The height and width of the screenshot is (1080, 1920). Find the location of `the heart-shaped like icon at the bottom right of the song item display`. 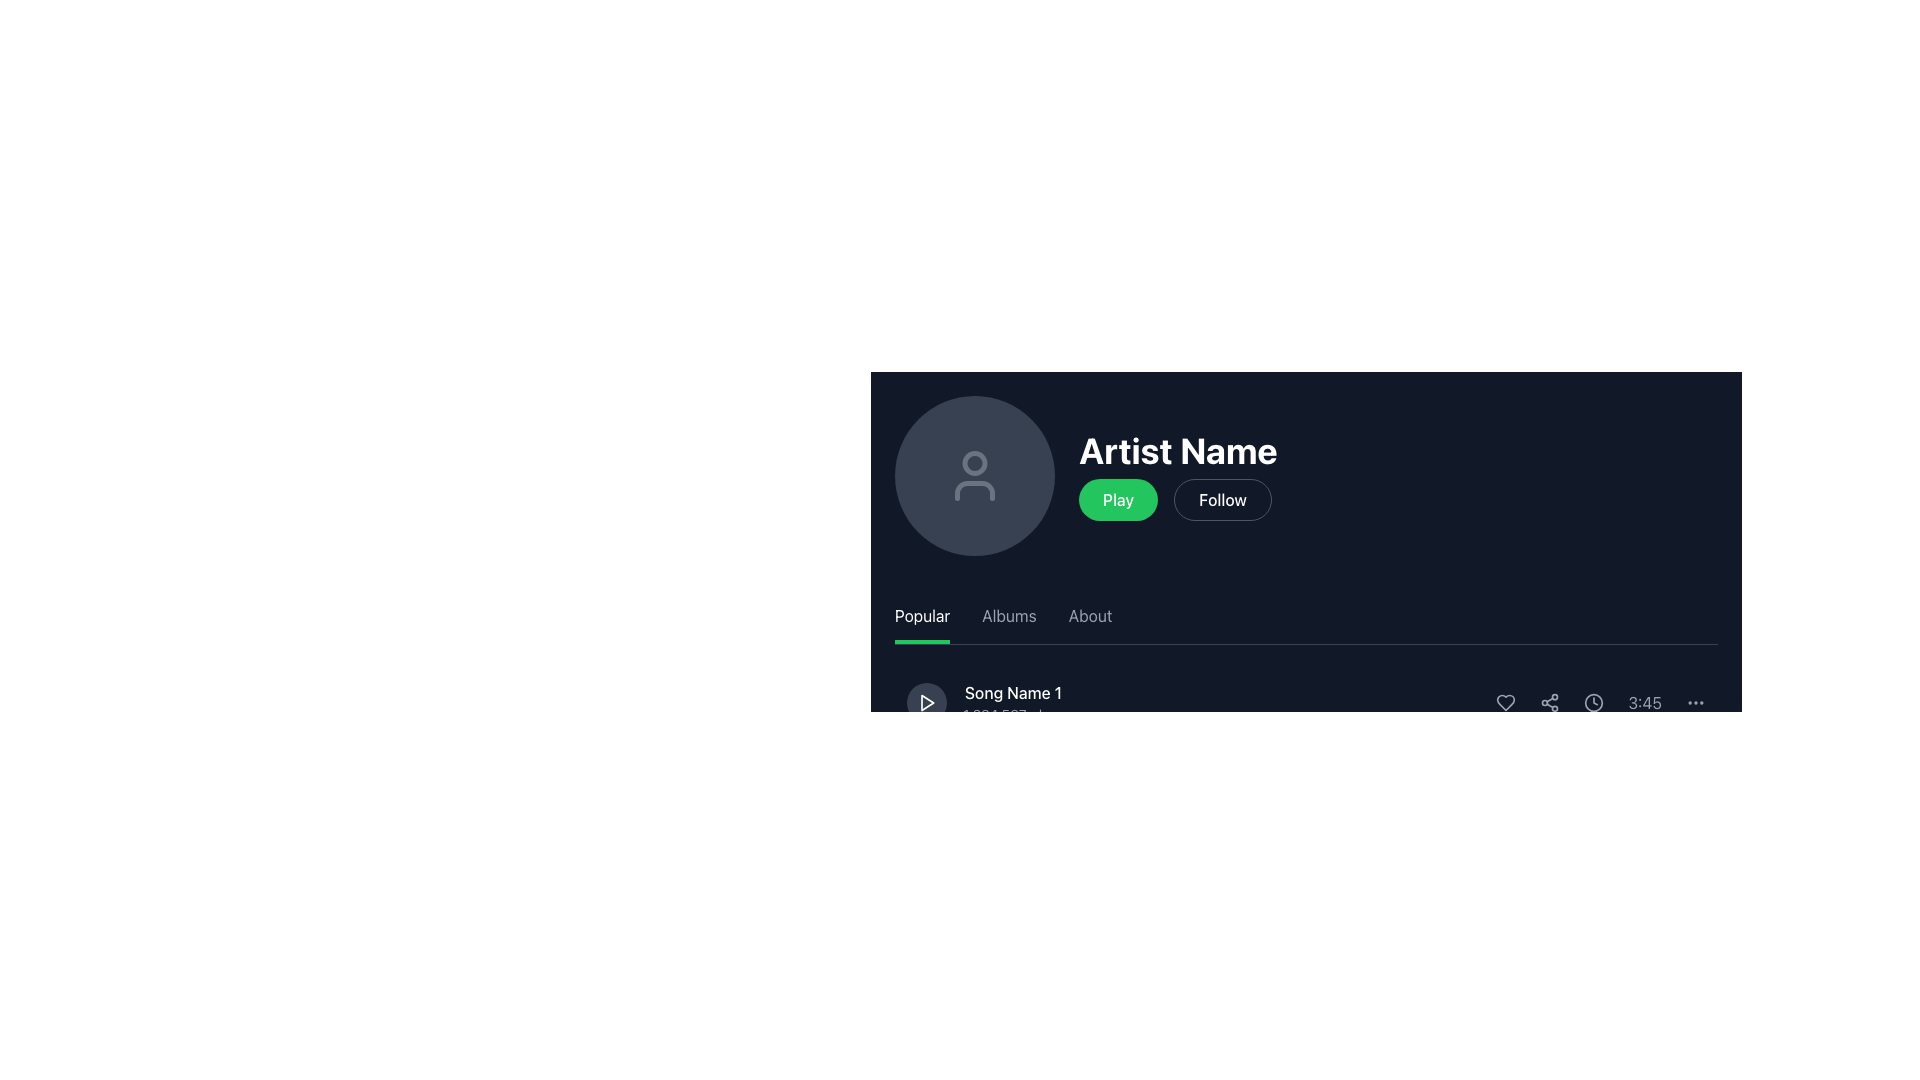

the heart-shaped like icon at the bottom right of the song item display is located at coordinates (1506, 701).